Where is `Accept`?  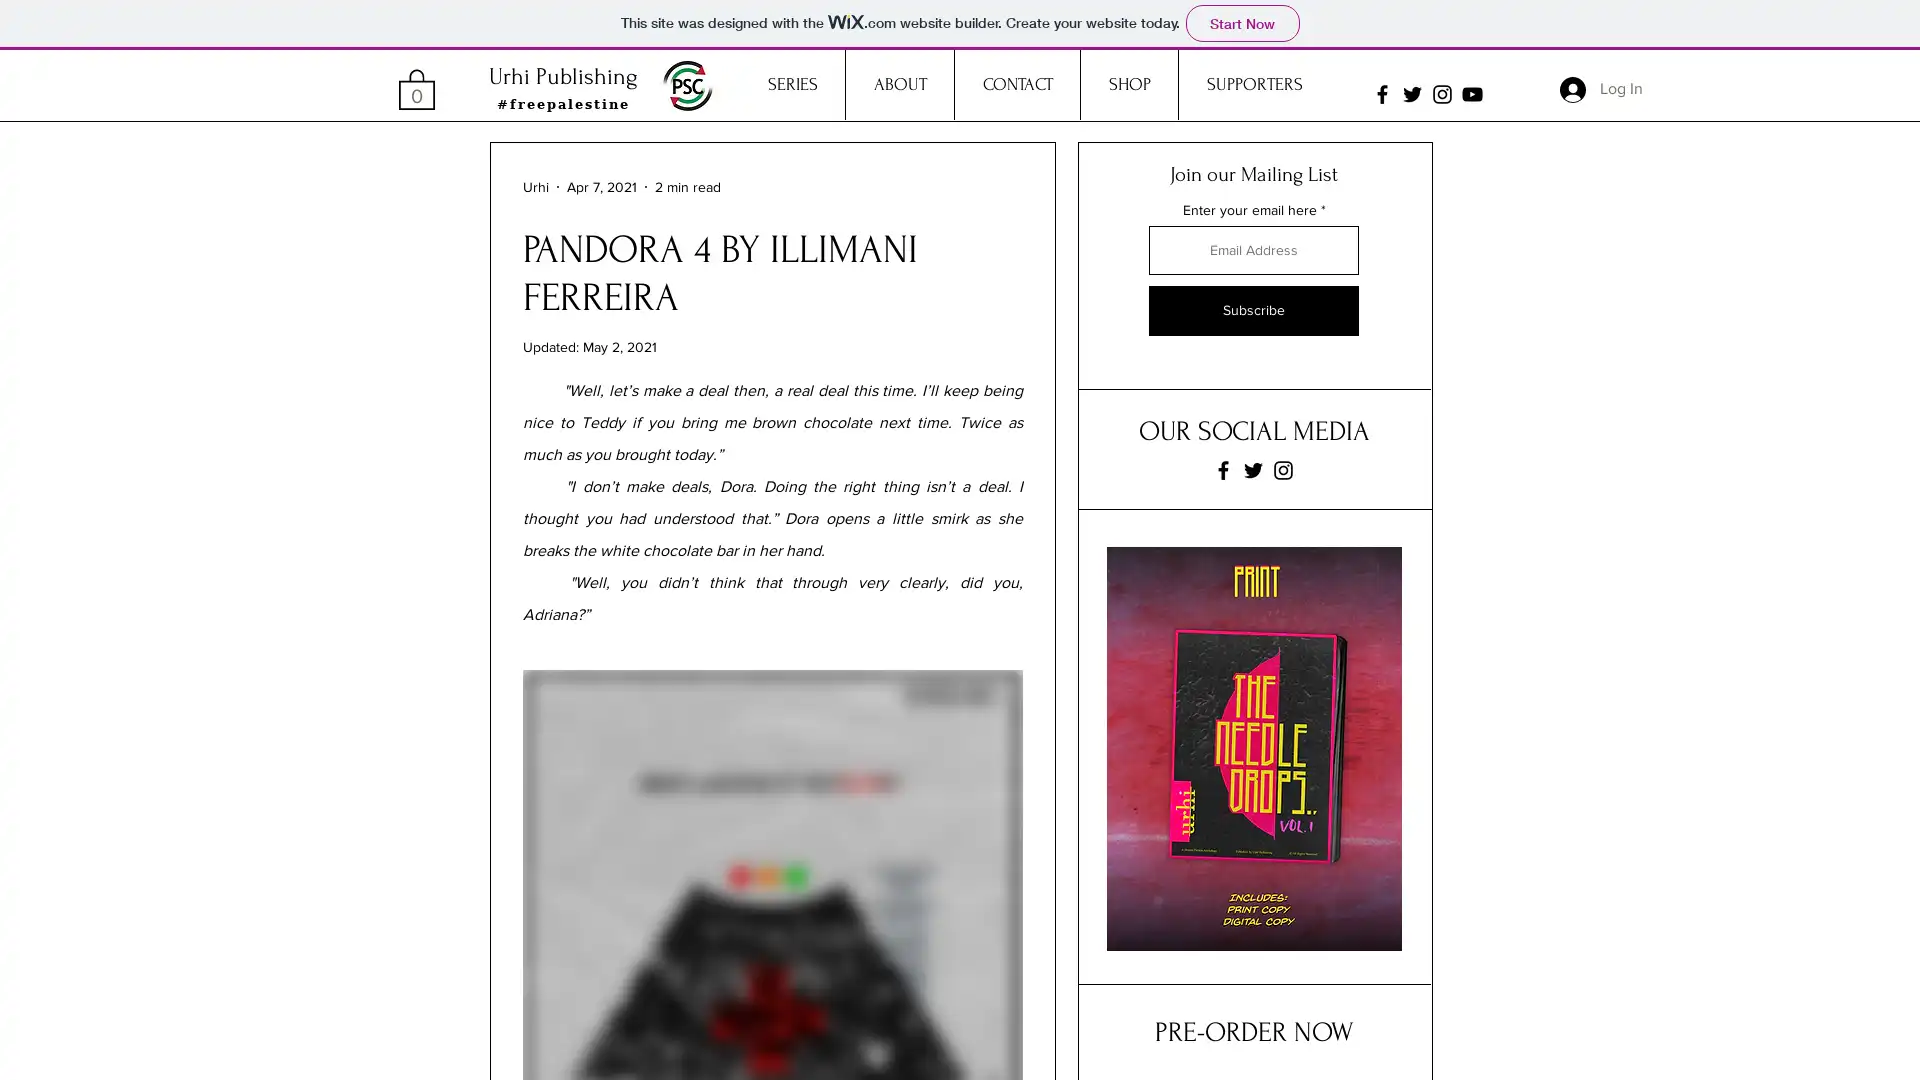 Accept is located at coordinates (1830, 1047).